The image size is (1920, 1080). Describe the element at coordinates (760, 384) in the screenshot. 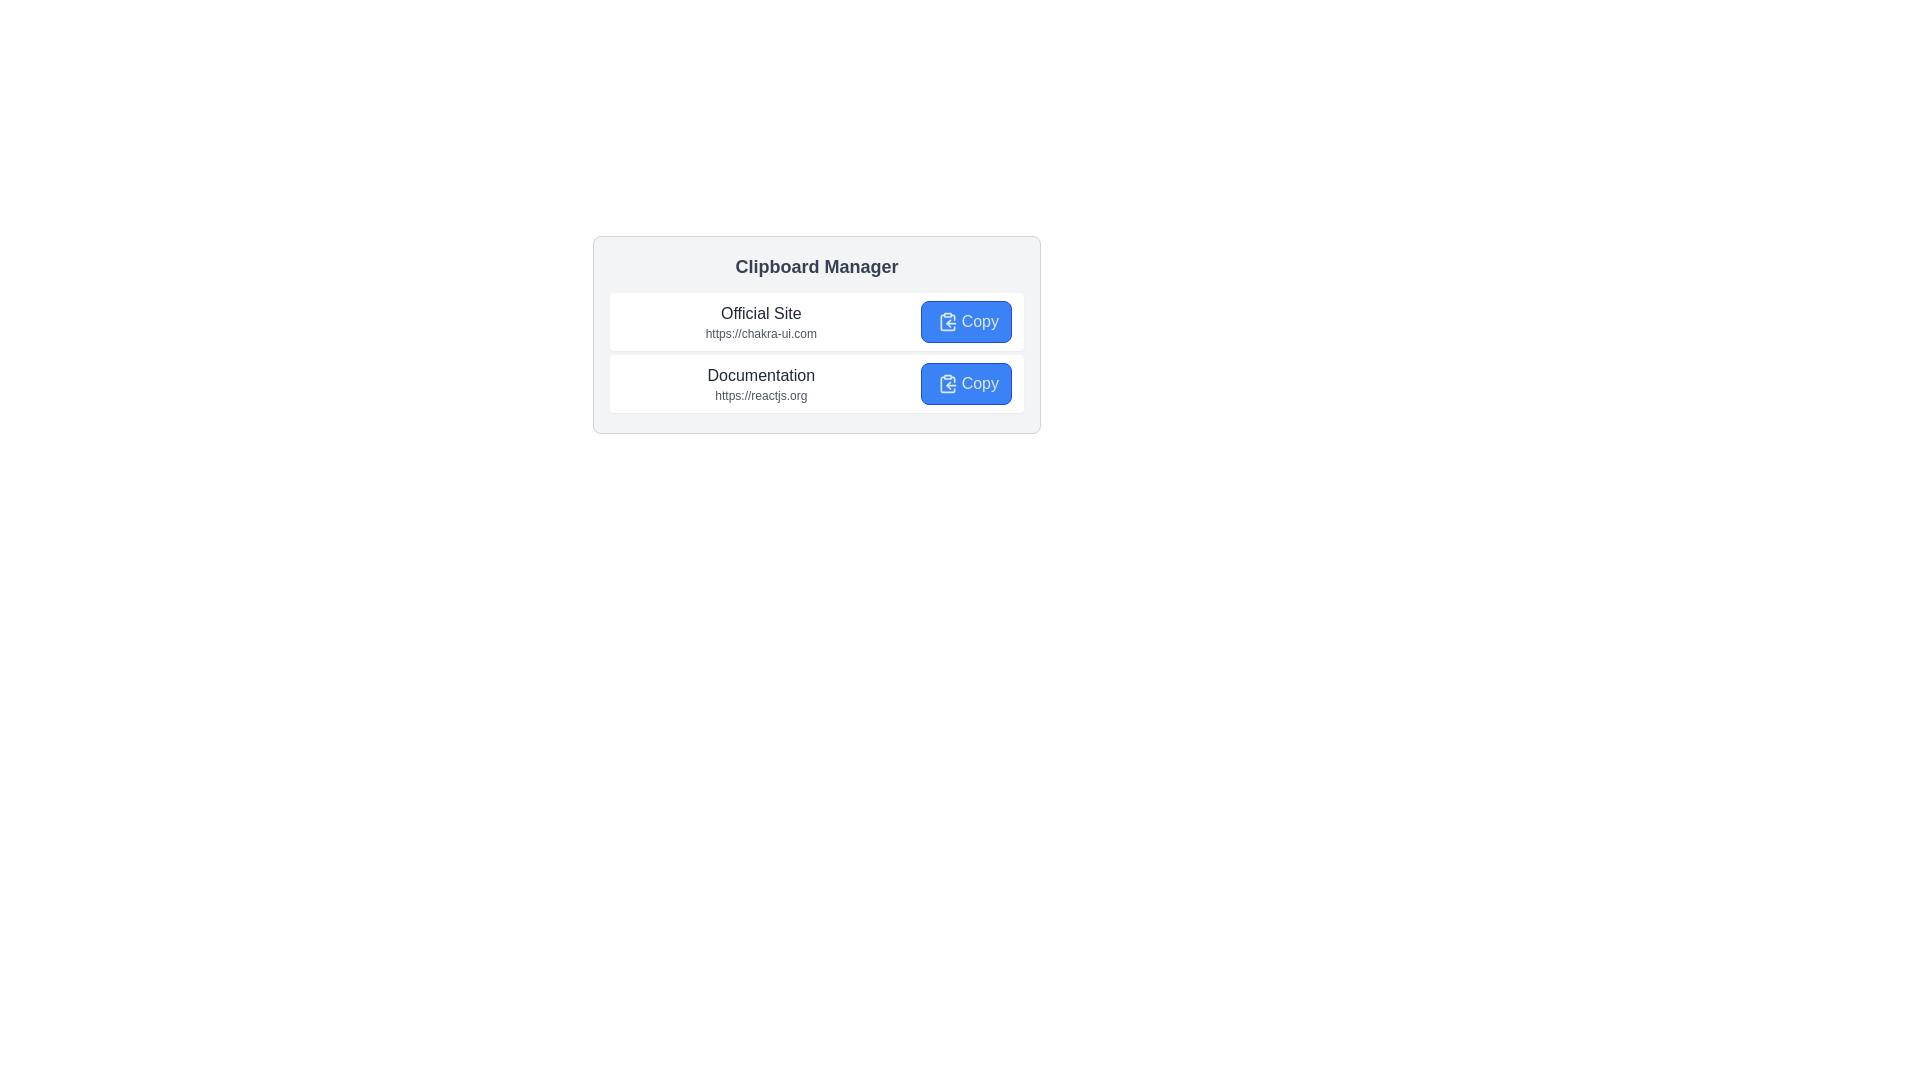

I see `the informational text block displaying the documentation link in the second row of the 'Clipboard Manager' interface` at that location.